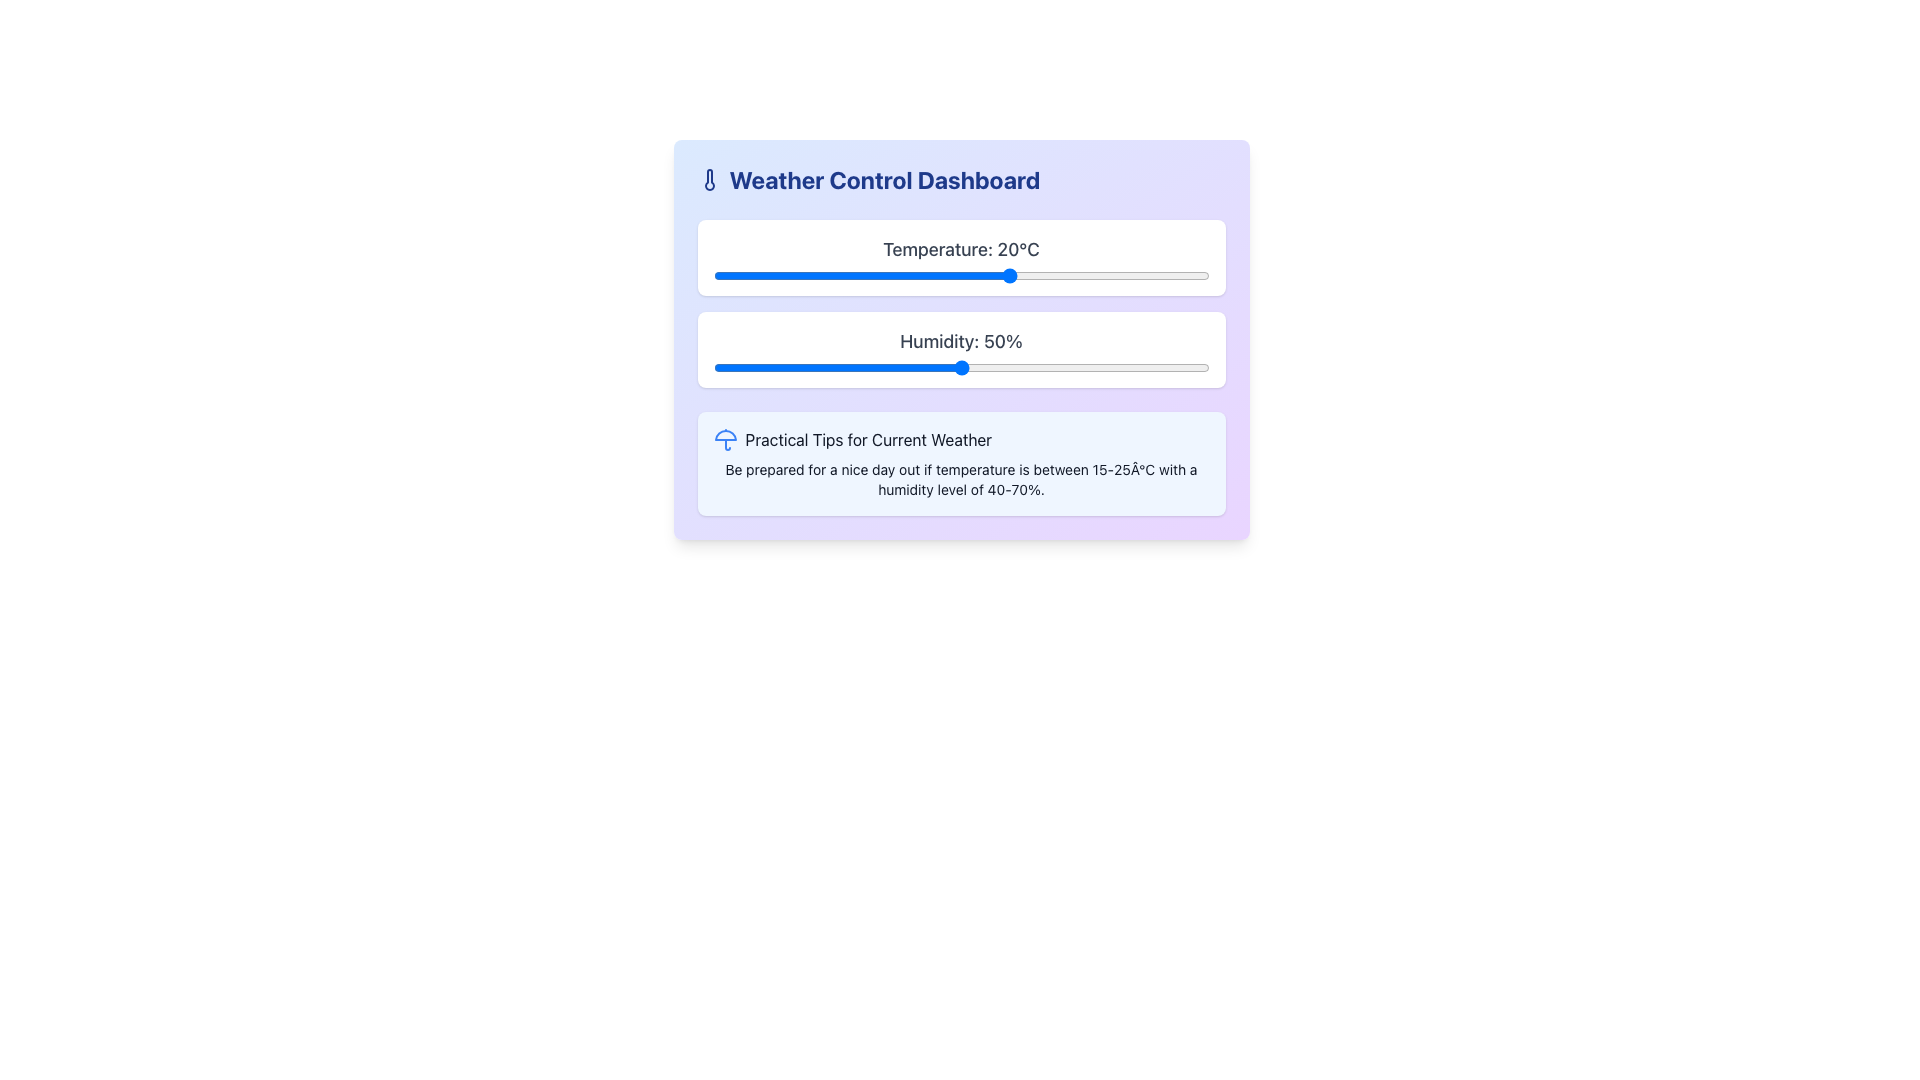  What do you see at coordinates (961, 276) in the screenshot?
I see `temperature` at bounding box center [961, 276].